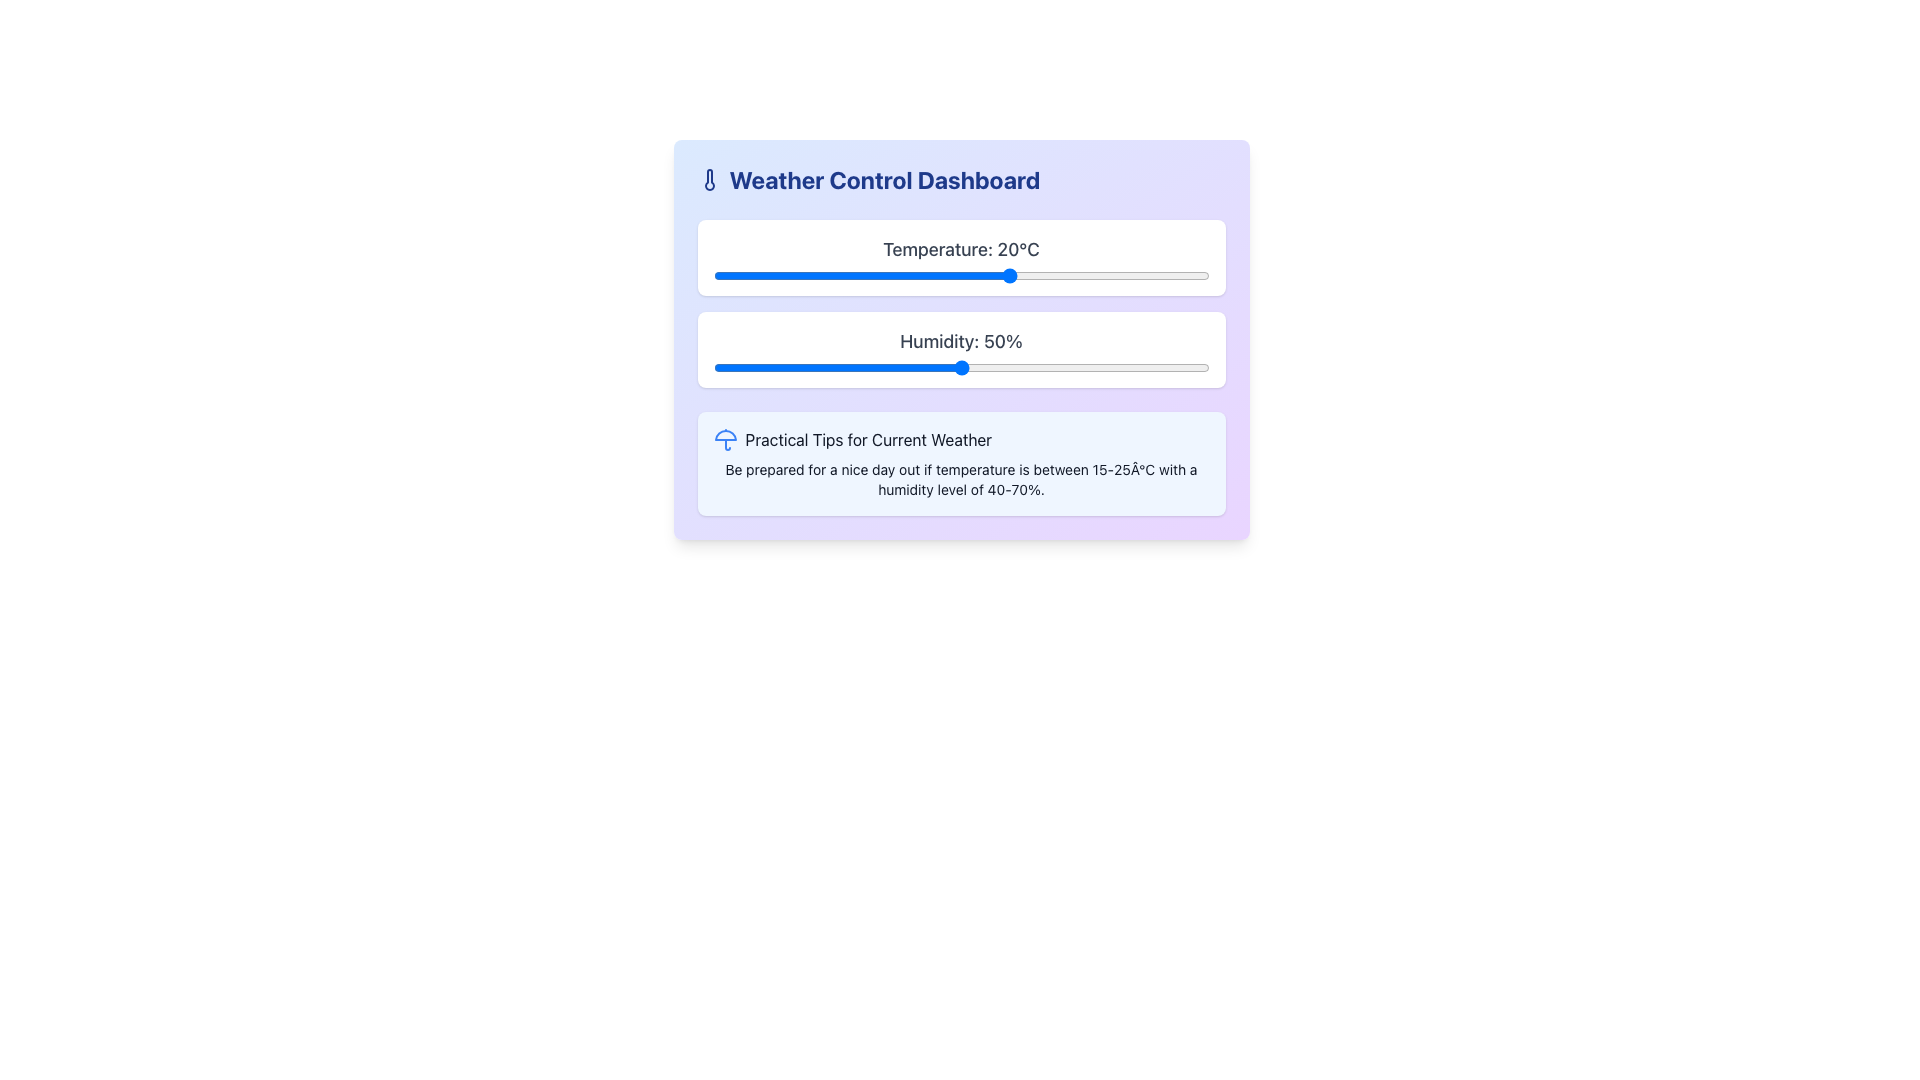  What do you see at coordinates (961, 276) in the screenshot?
I see `temperature` at bounding box center [961, 276].